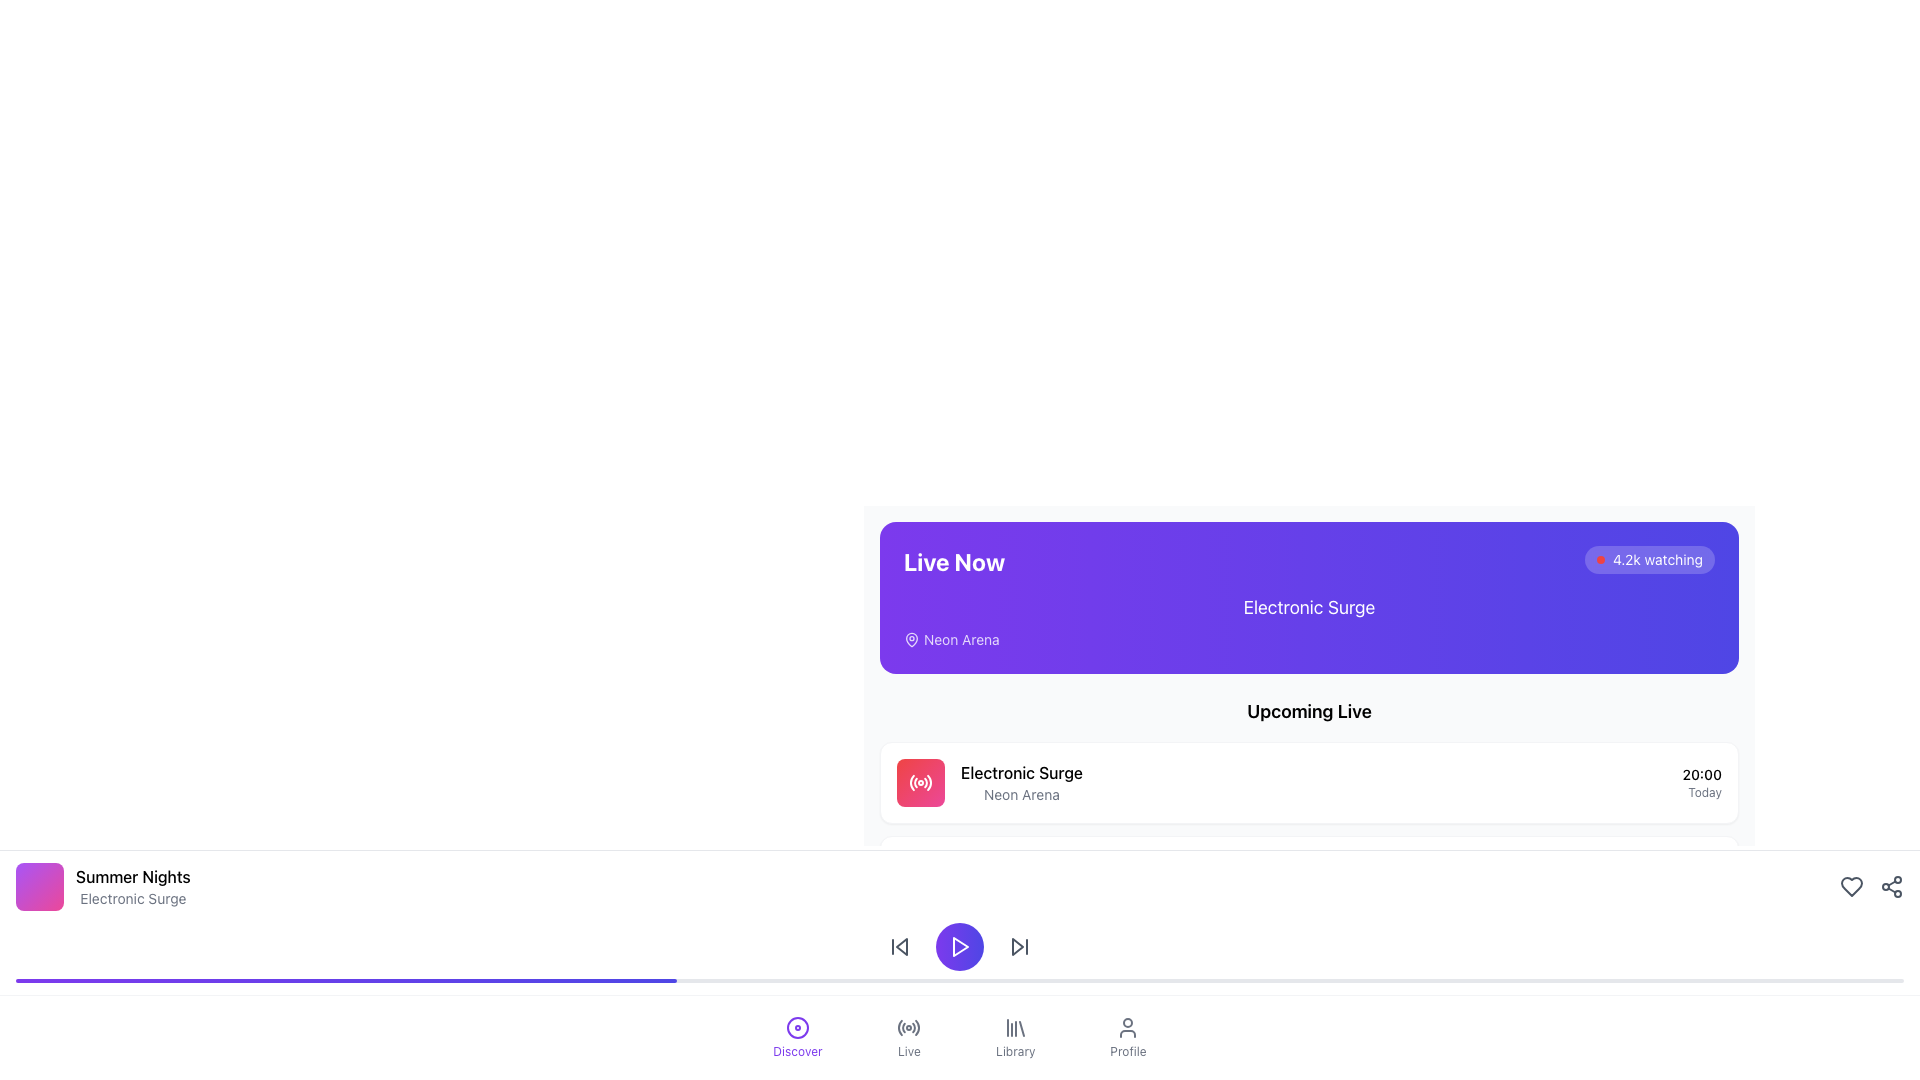 This screenshot has width=1920, height=1080. I want to click on the 'Live' icon button, which resembles a radio signal with concentric circular patterns, located in the bottom navigation bar as the second item from the left, to trigger tooltip or visual feedback, so click(908, 1028).